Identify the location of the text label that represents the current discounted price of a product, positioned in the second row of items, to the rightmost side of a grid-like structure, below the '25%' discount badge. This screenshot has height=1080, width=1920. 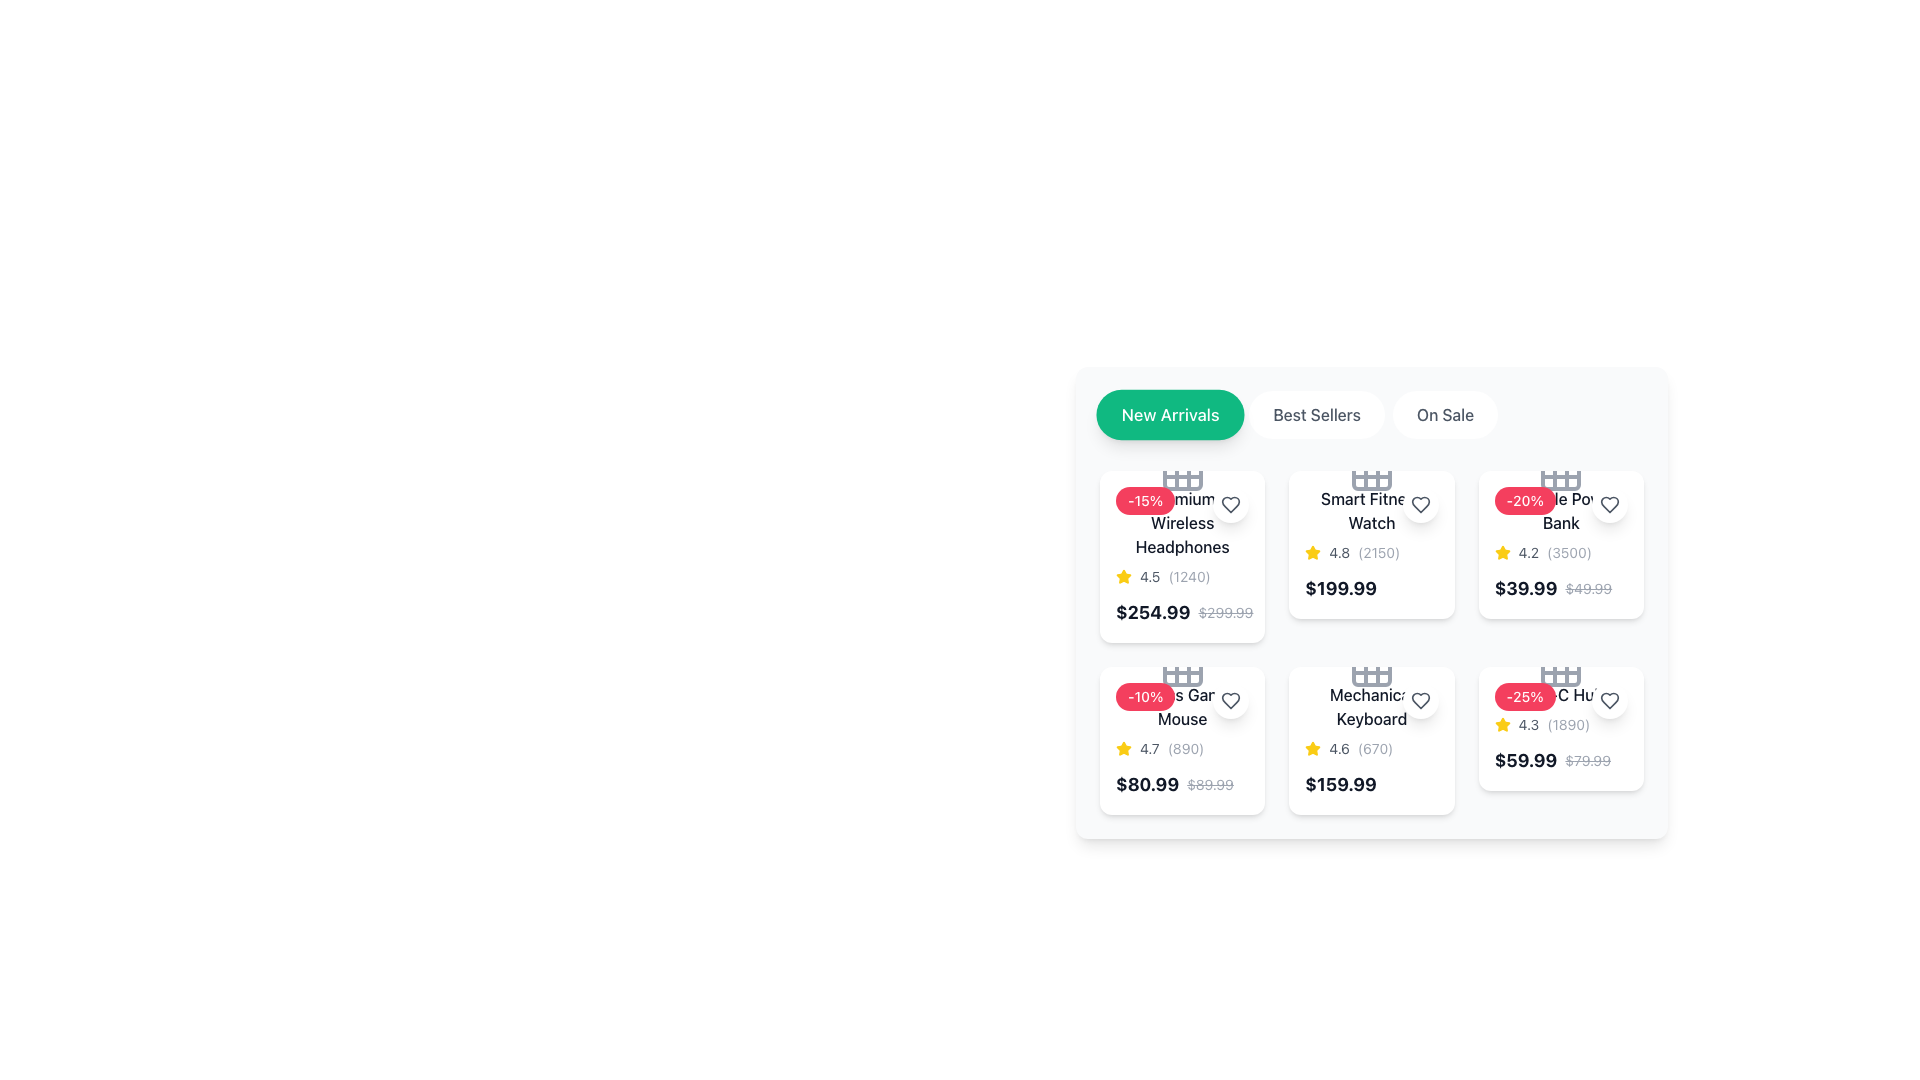
(1525, 760).